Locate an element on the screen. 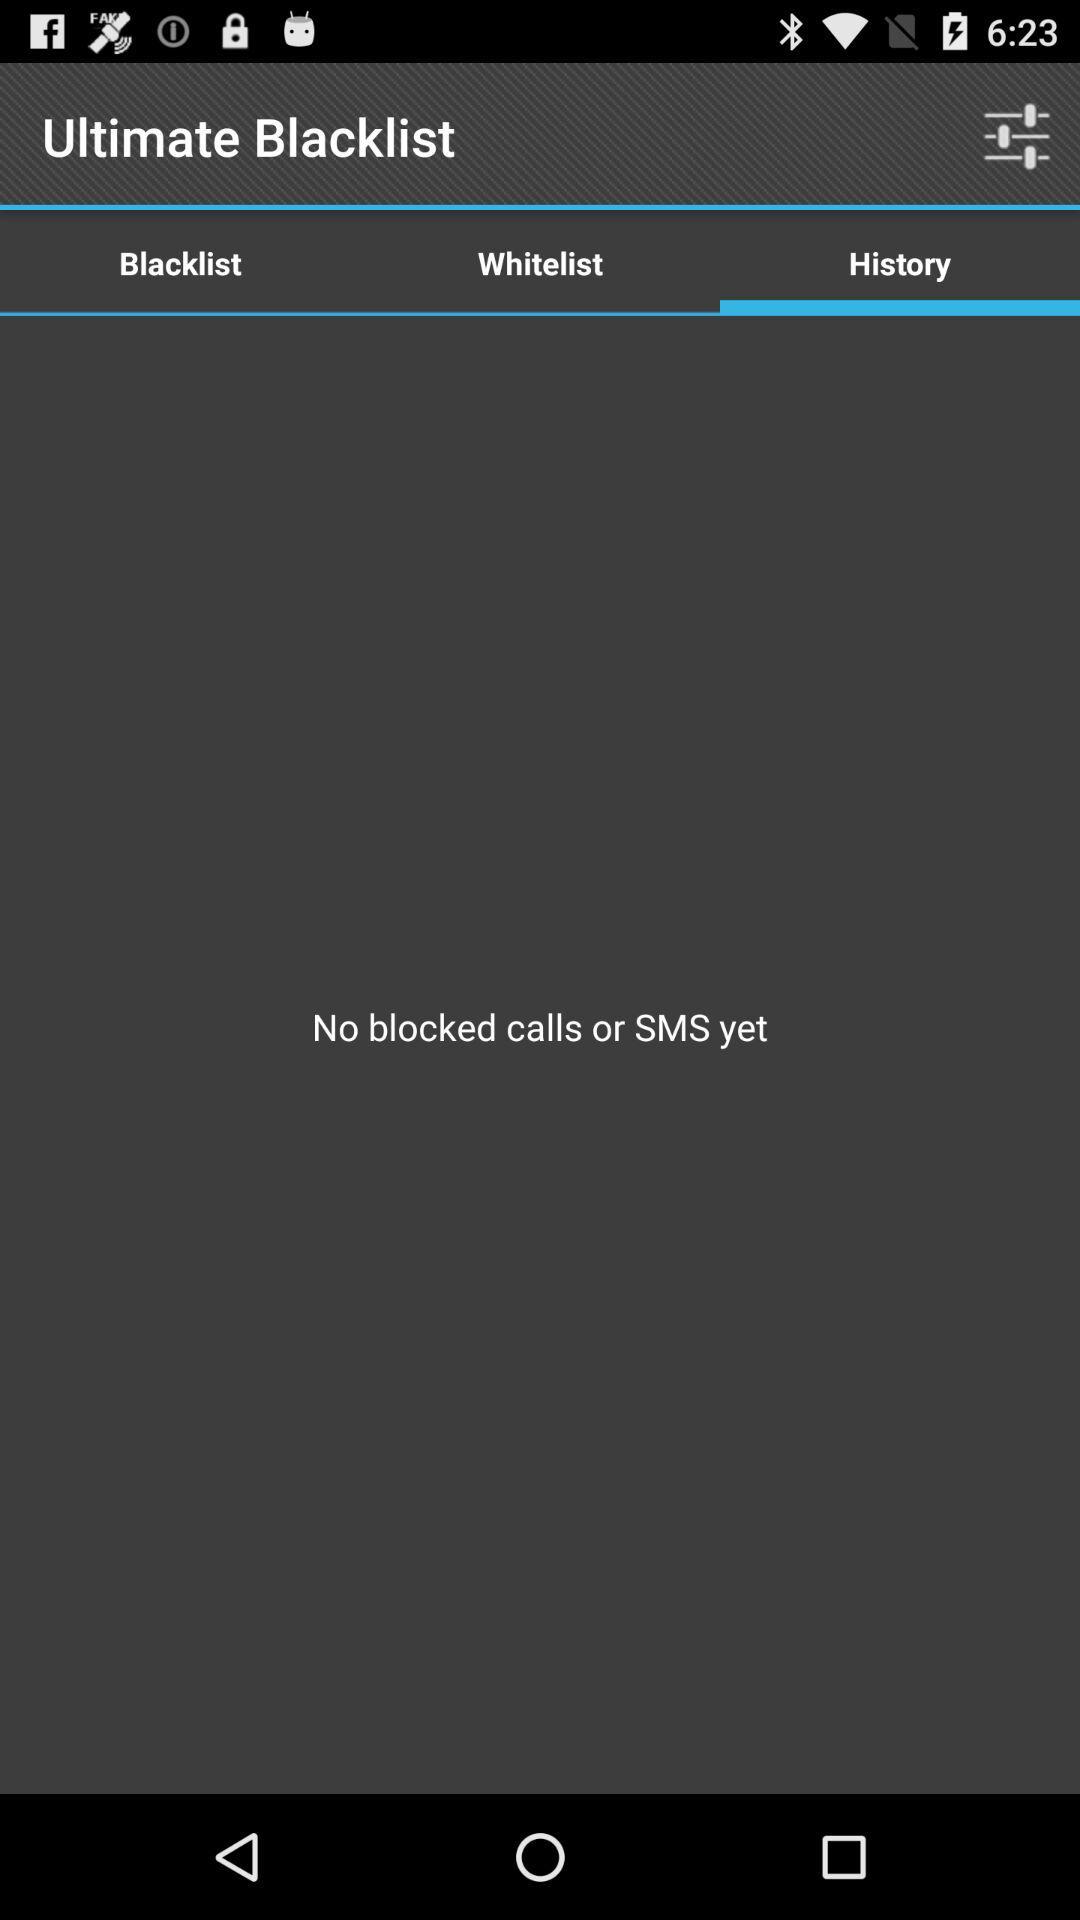 This screenshot has height=1920, width=1080. the item to the right of the whitelist icon is located at coordinates (1017, 135).